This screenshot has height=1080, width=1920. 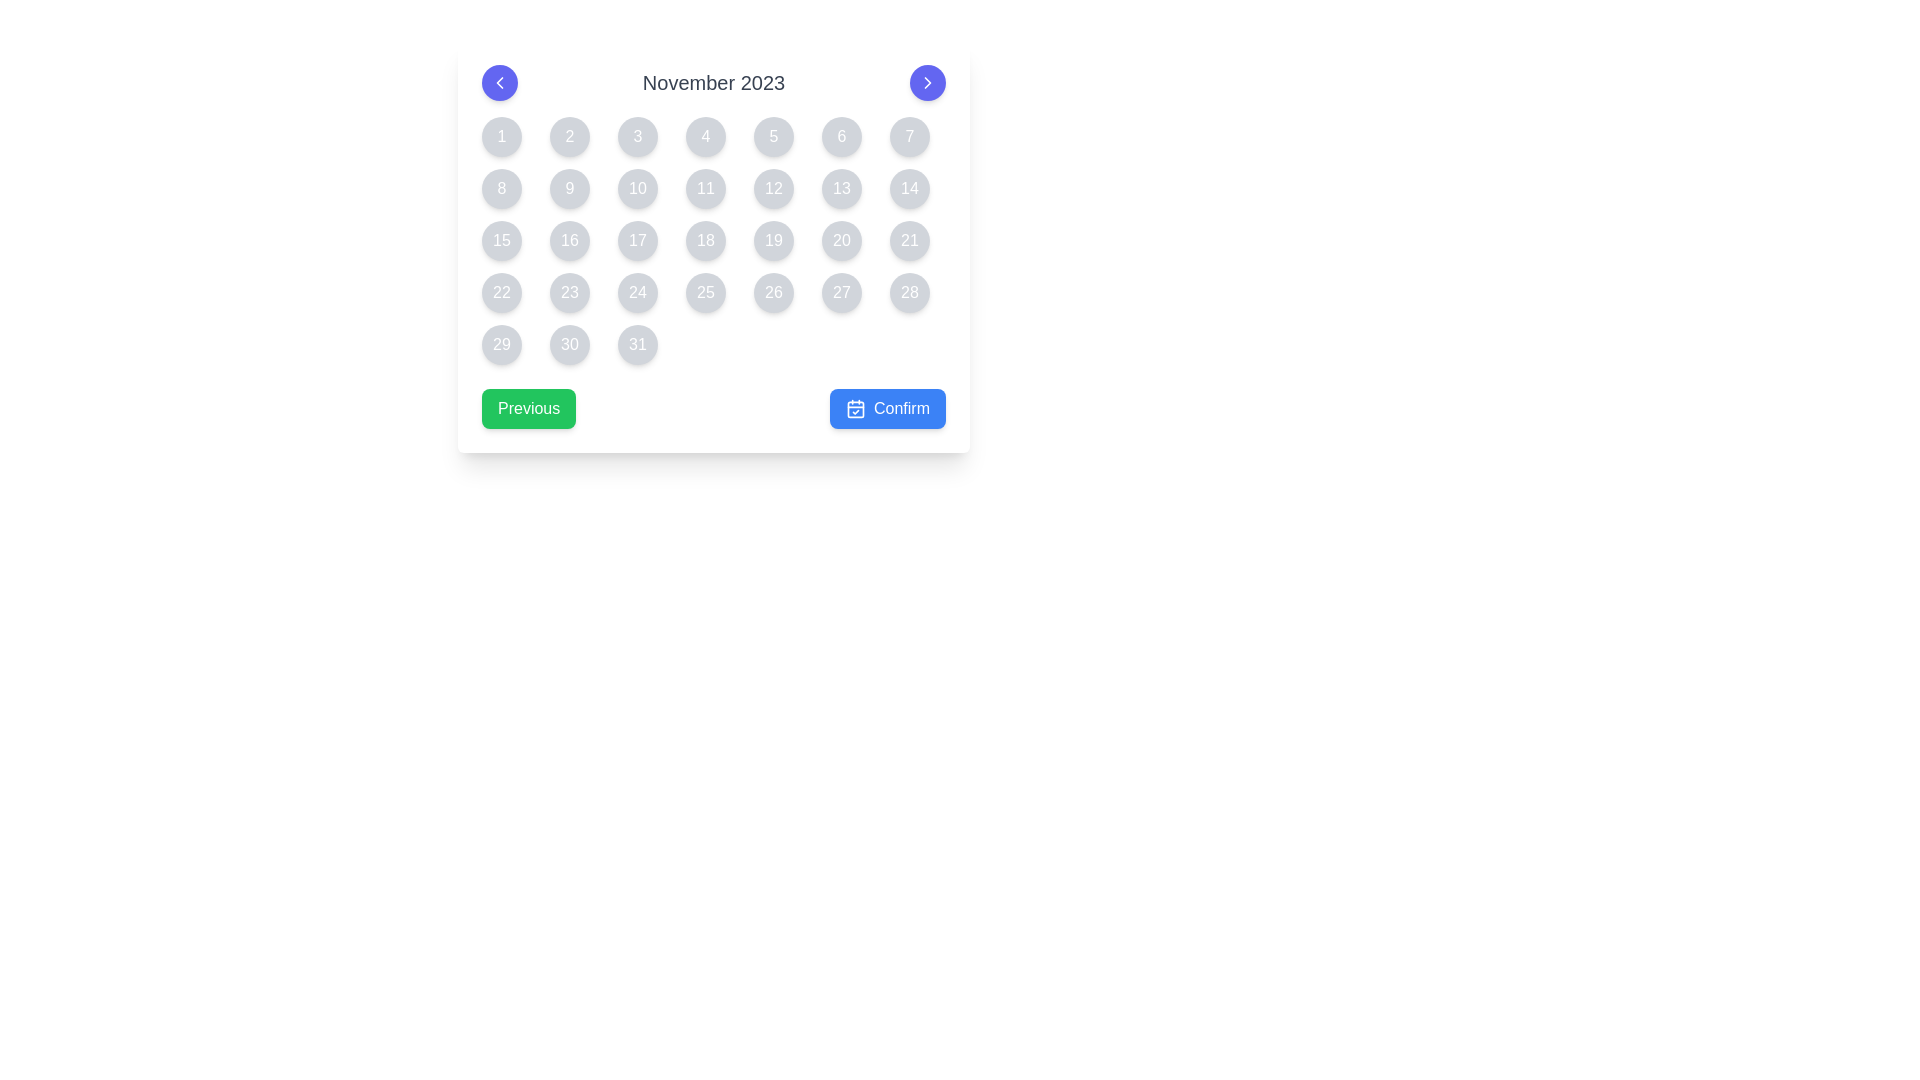 I want to click on the circular button displaying the number '29', so click(x=502, y=343).